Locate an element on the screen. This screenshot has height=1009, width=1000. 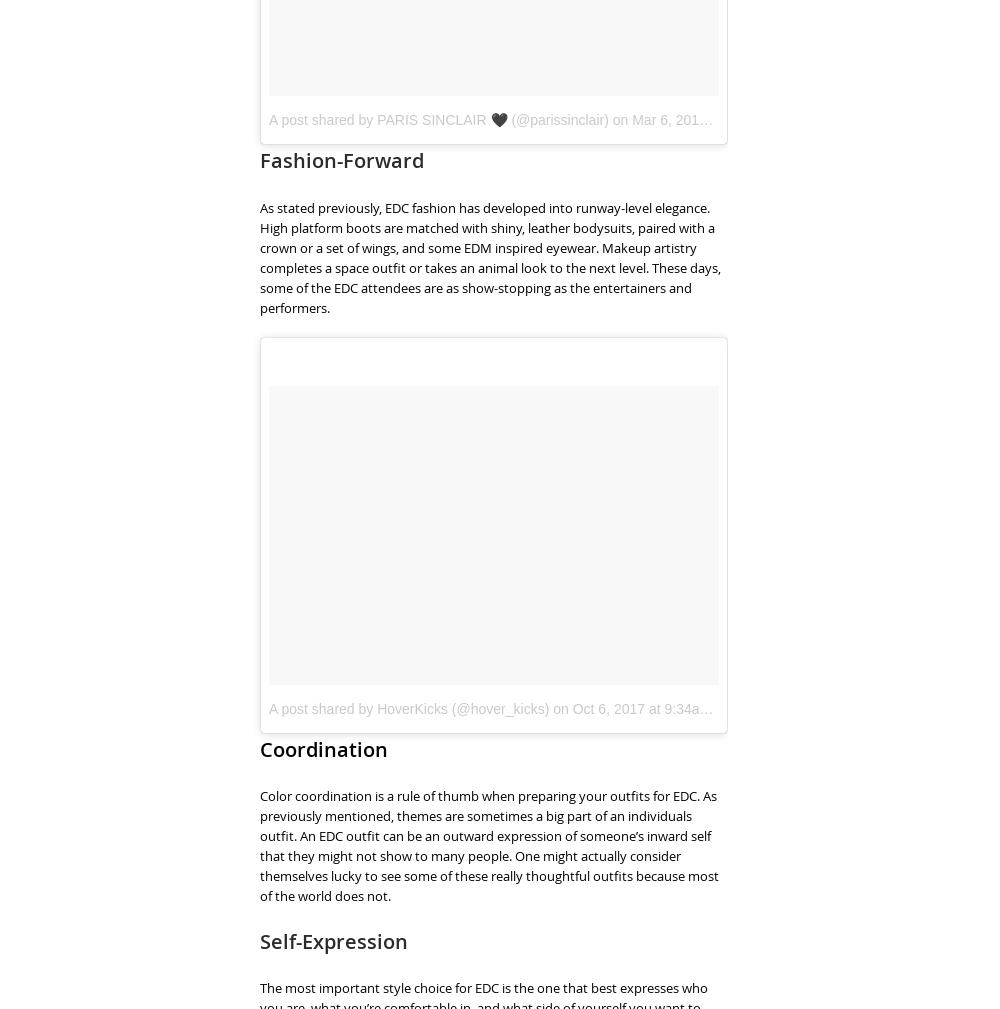
'A post shared by HoverKicks (@hover_kicks)' is located at coordinates (409, 708).